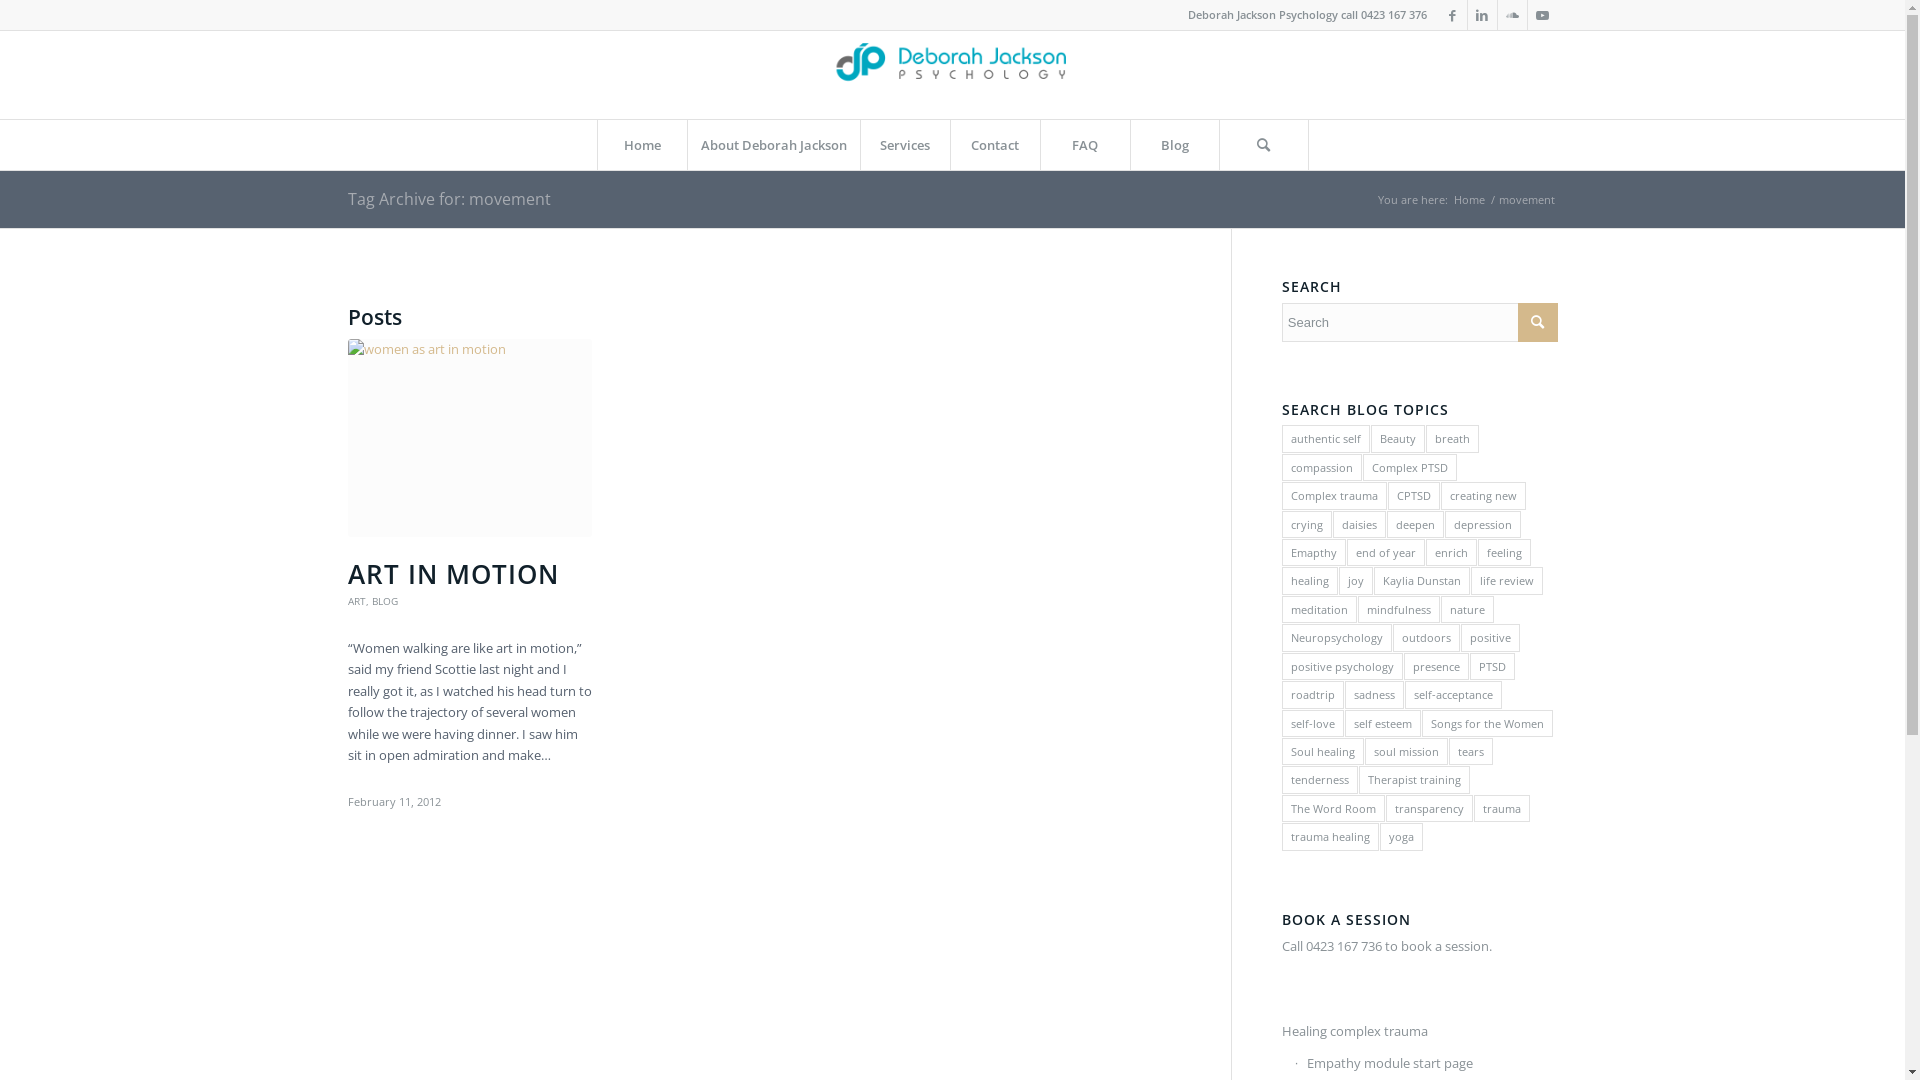  I want to click on 'daisies', so click(1359, 523).